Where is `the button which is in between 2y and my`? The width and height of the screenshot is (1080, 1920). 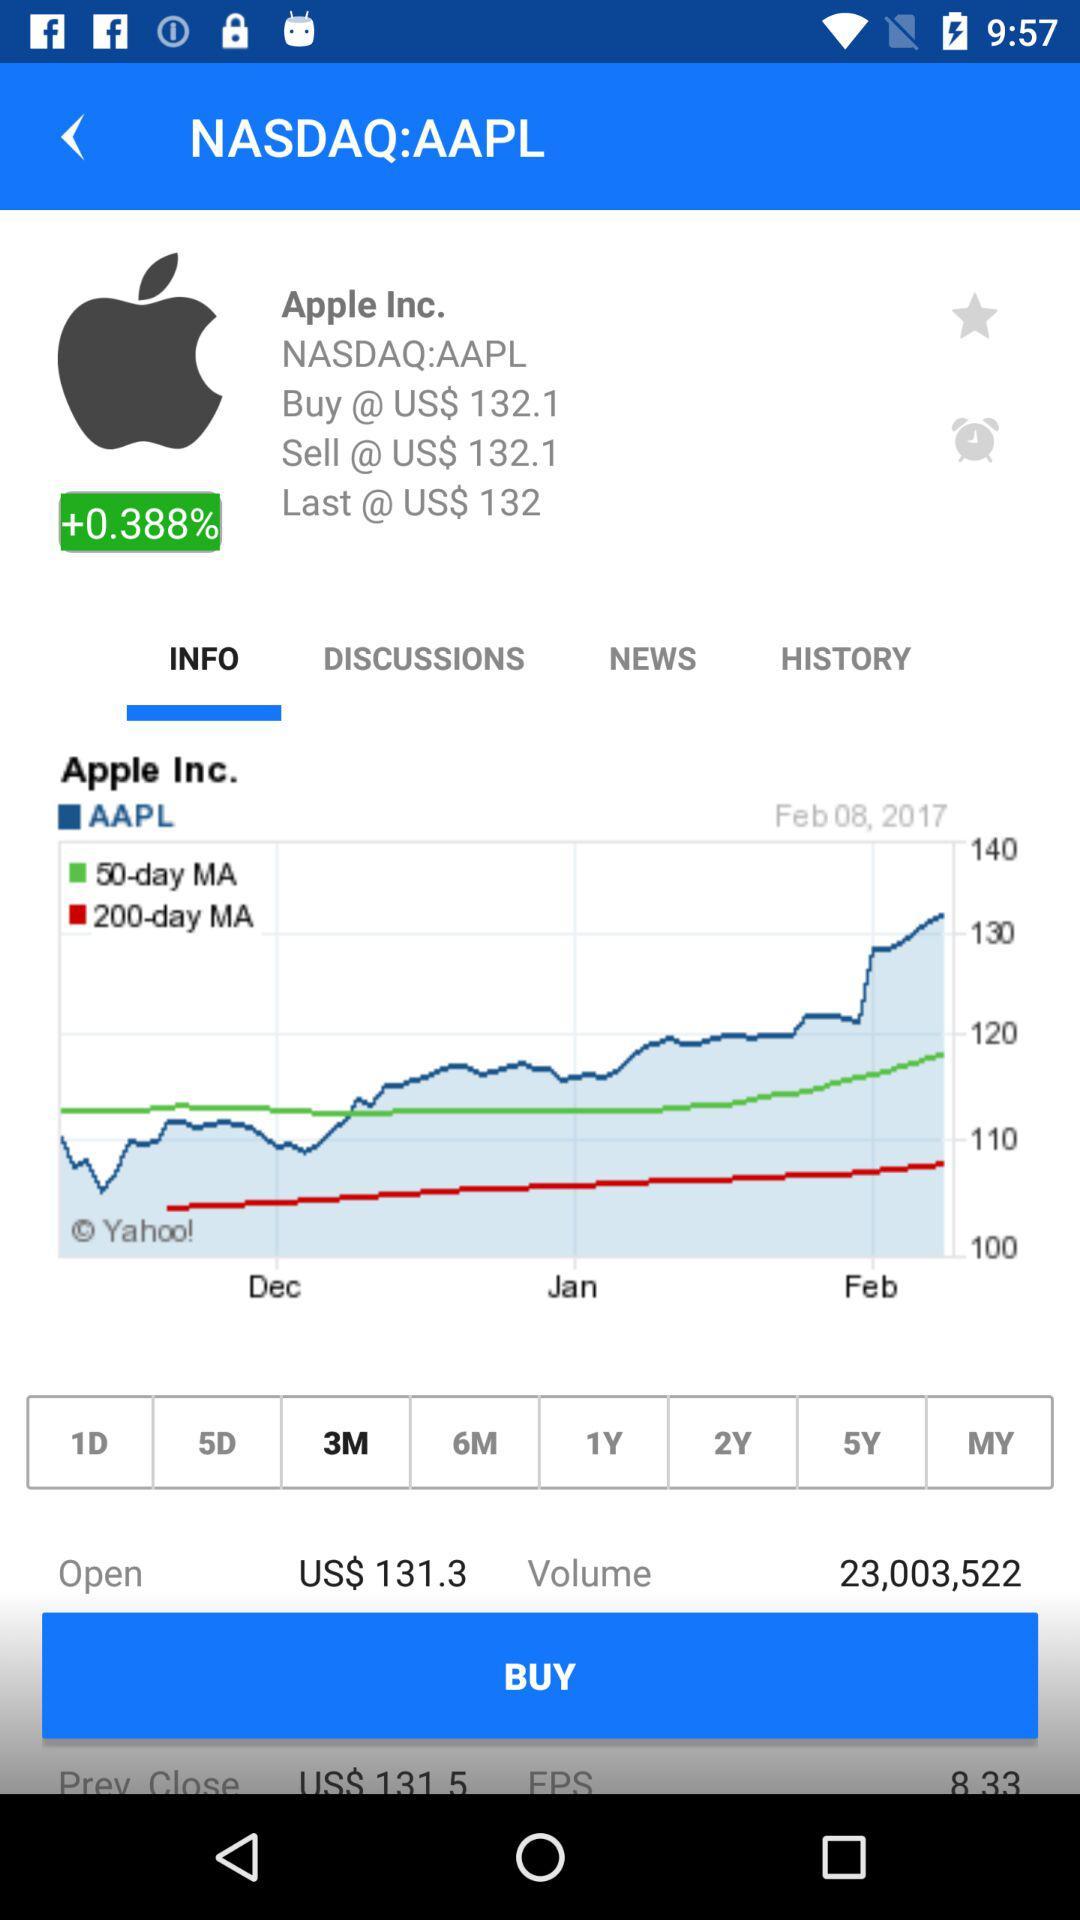 the button which is in between 2y and my is located at coordinates (860, 1442).